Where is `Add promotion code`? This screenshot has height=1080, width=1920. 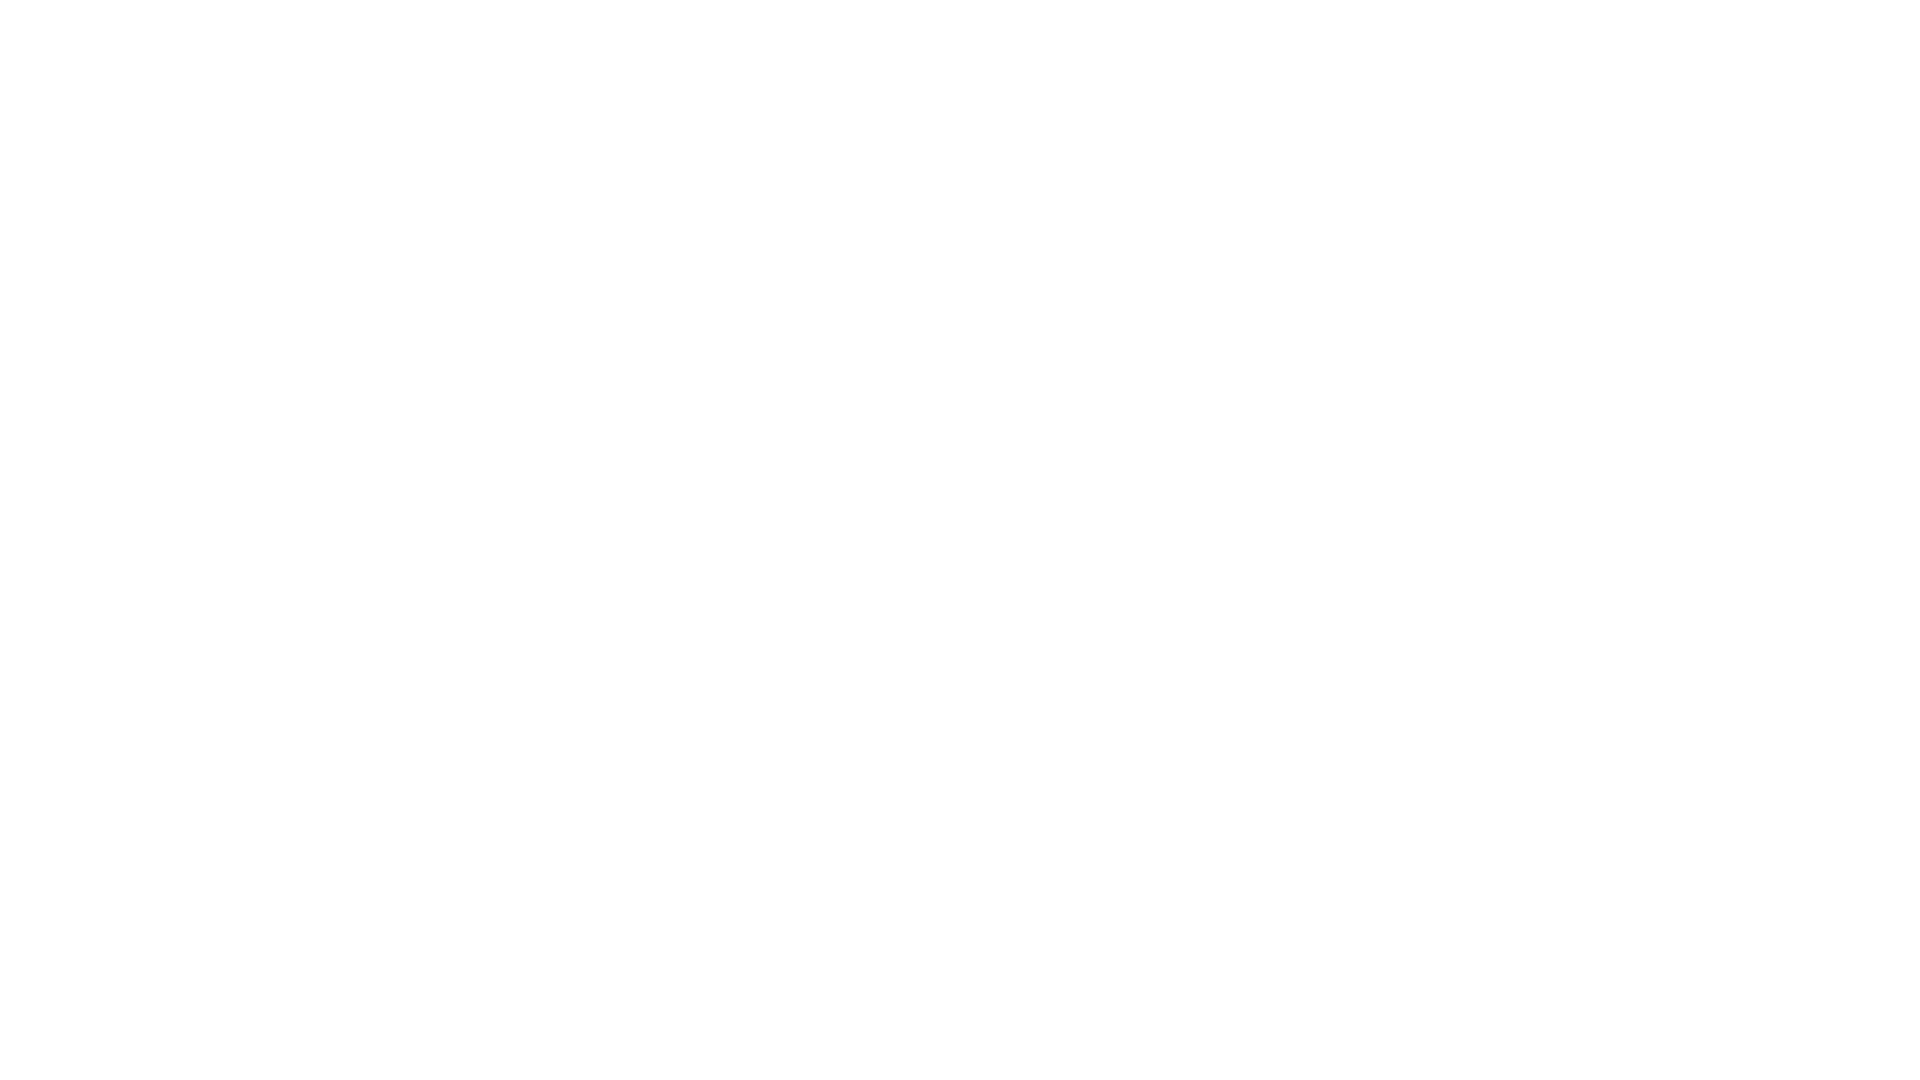 Add promotion code is located at coordinates (473, 733).